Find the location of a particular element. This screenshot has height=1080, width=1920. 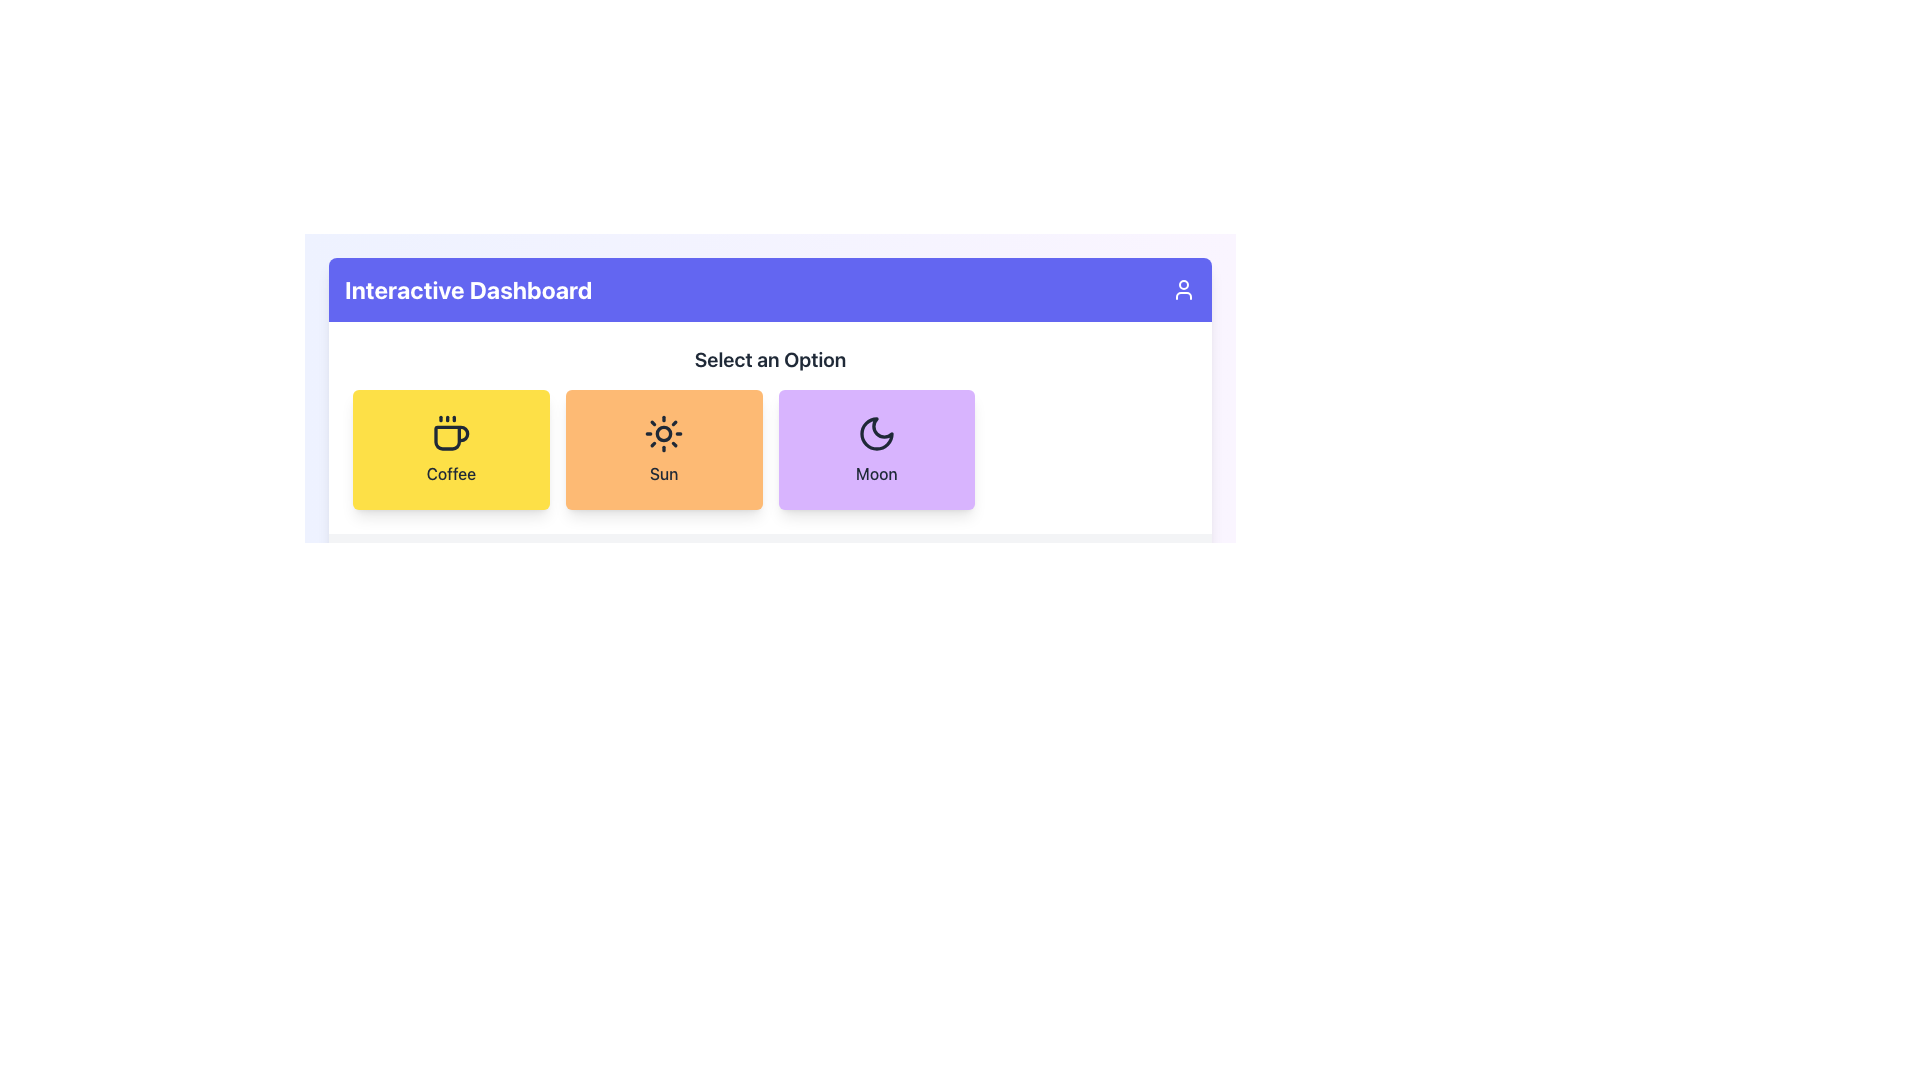

the 'Moon' button, which is the third button from the left in a row of options labeled 'Coffee', 'Sun', and 'Moon' is located at coordinates (876, 450).